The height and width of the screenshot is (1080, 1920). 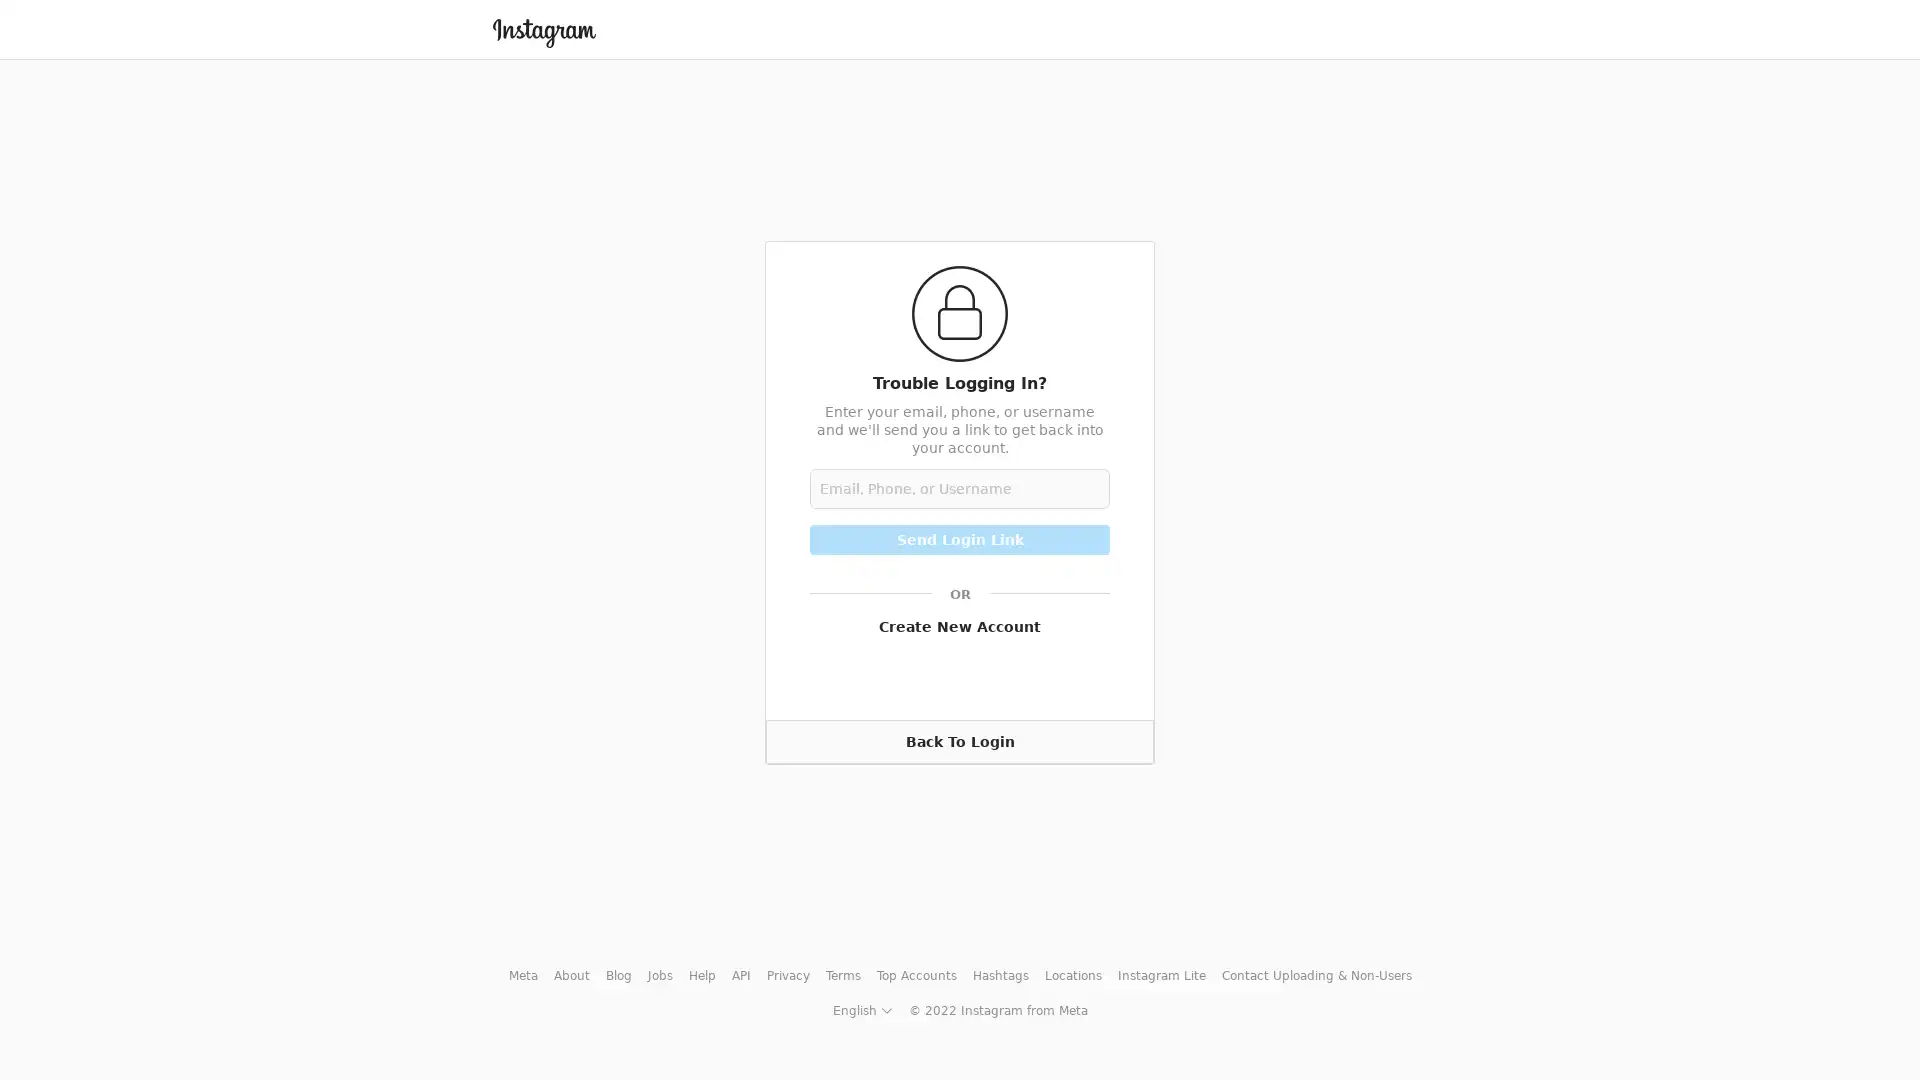 I want to click on Send Login Link, so click(x=960, y=540).